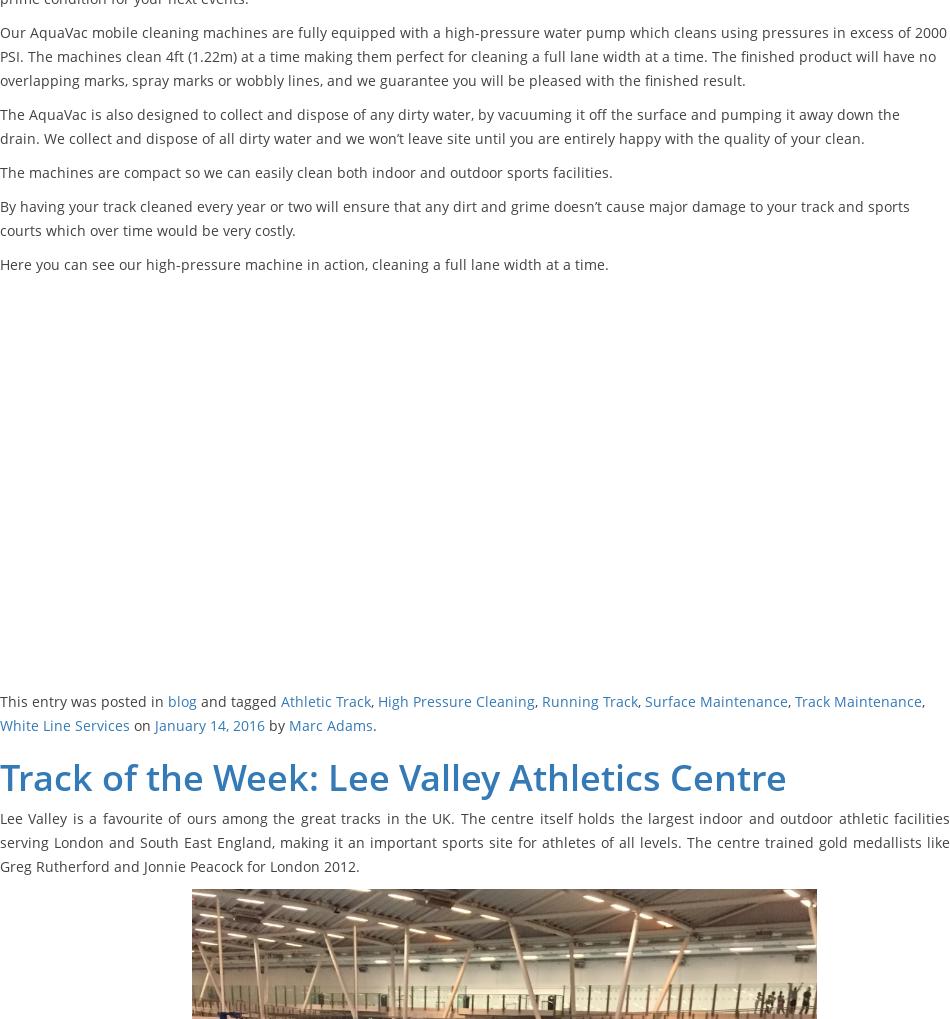 The height and width of the screenshot is (1019, 950). I want to click on 'on', so click(129, 724).